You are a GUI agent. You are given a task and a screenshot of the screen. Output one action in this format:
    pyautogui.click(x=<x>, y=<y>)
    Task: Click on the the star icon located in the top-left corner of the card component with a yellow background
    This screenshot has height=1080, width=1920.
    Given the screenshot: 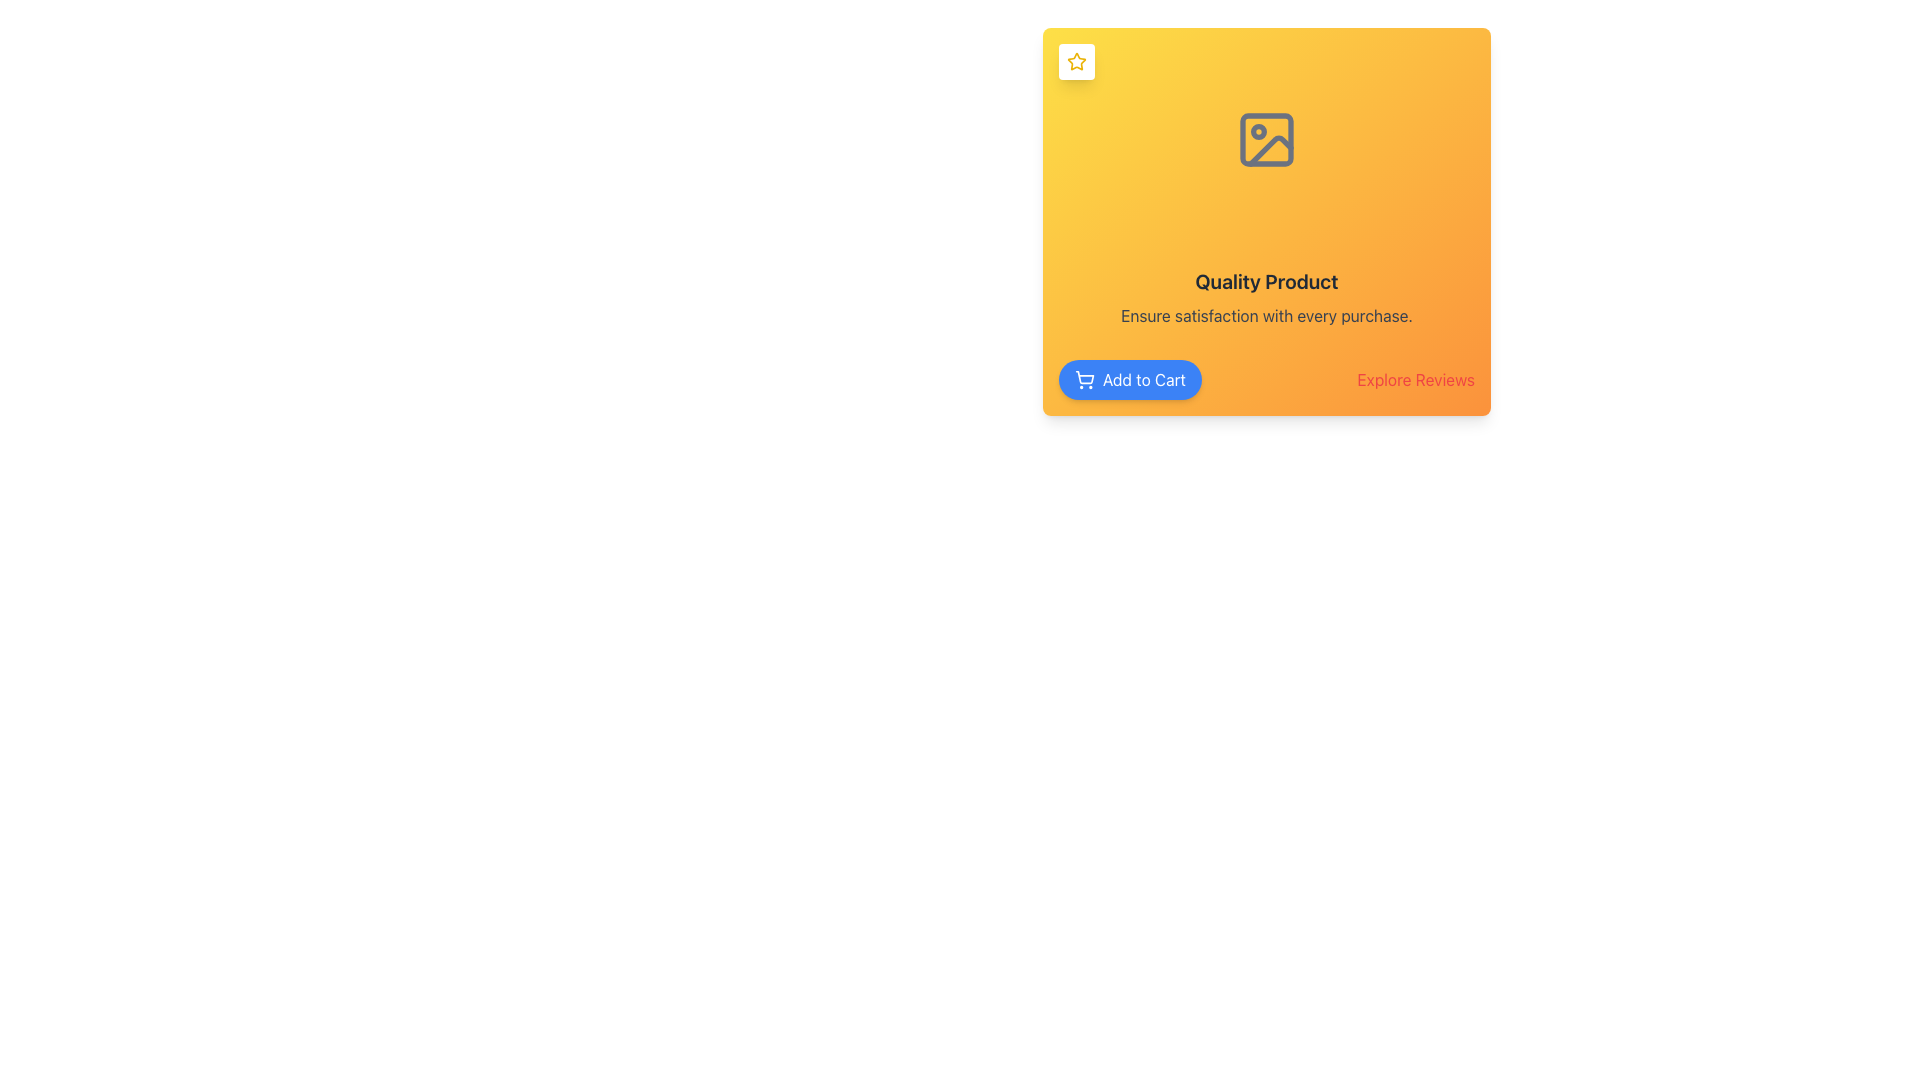 What is the action you would take?
    pyautogui.click(x=1075, y=60)
    